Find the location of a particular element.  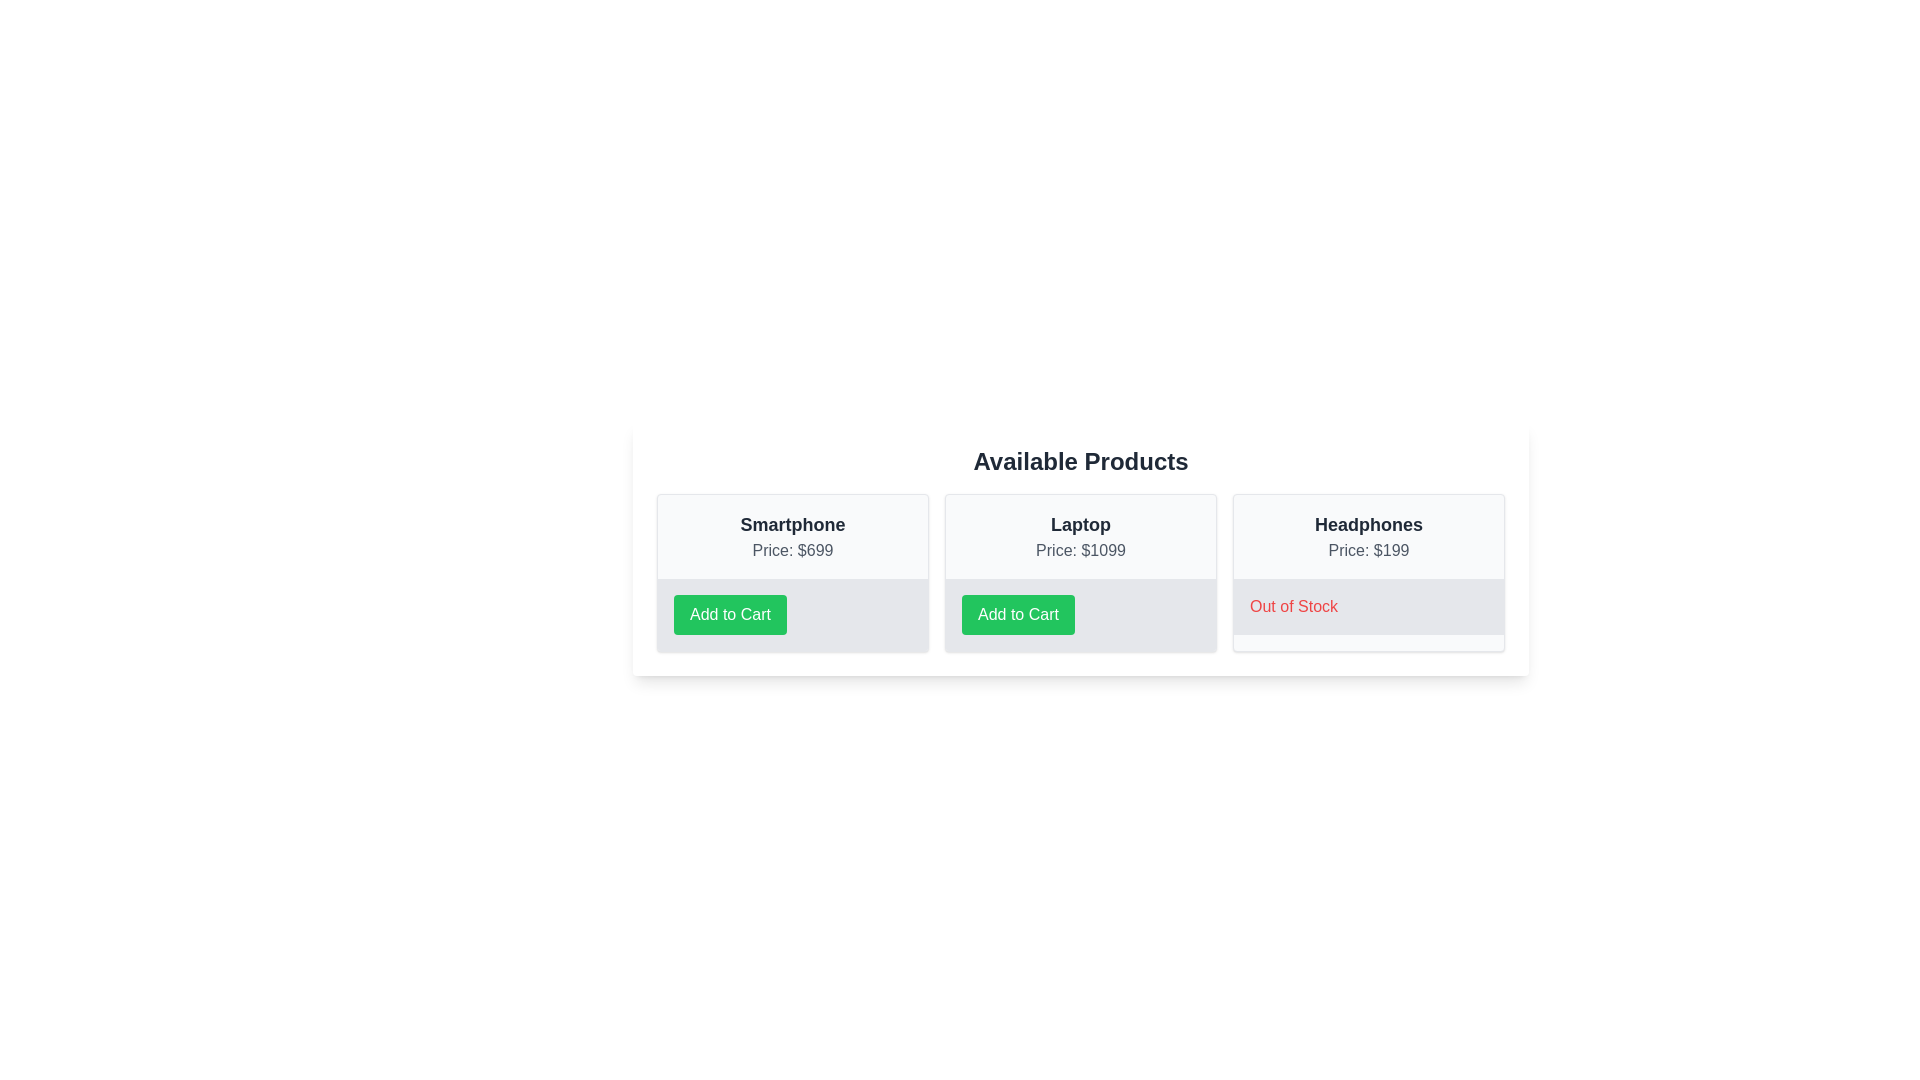

the red text label indicating that the 'Headphones' product is currently unavailable for purchase, located in the lower-right section of the product card is located at coordinates (1294, 605).